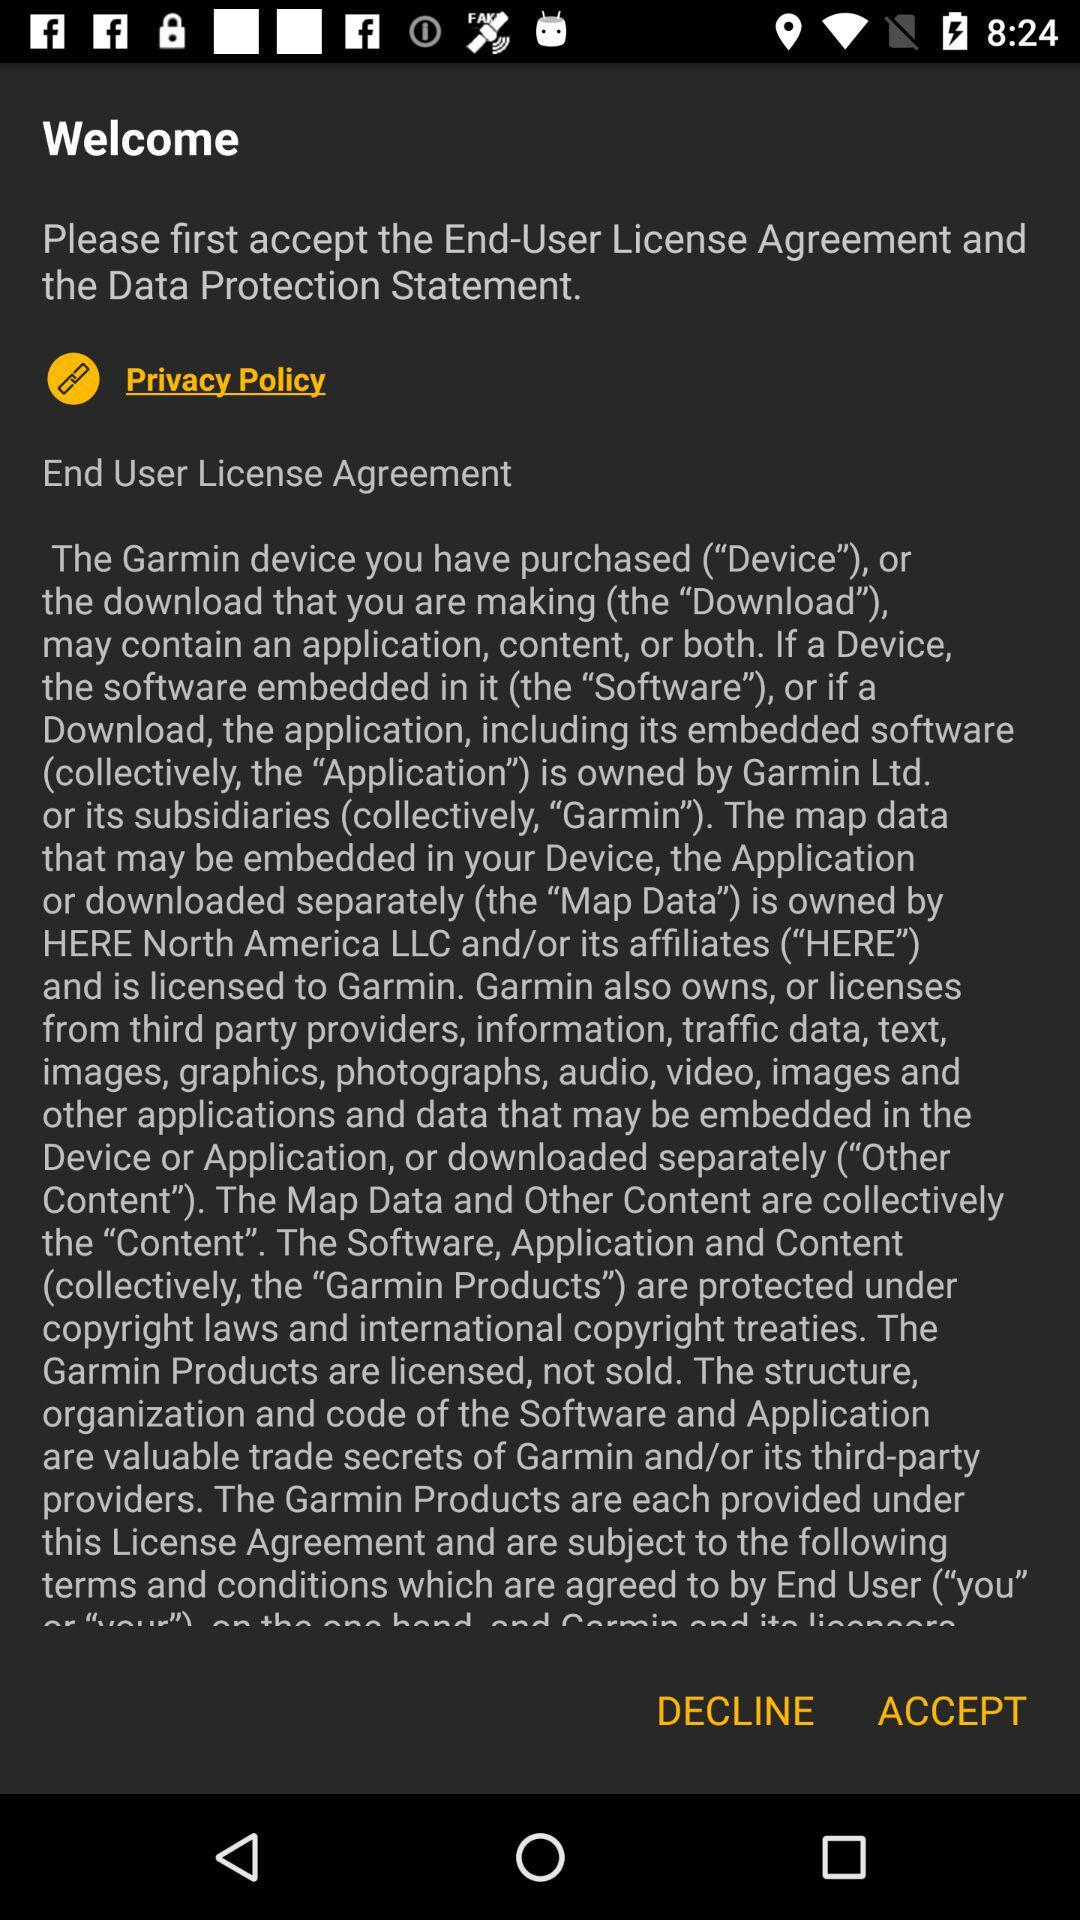 The width and height of the screenshot is (1080, 1920). I want to click on the decline item, so click(735, 1708).